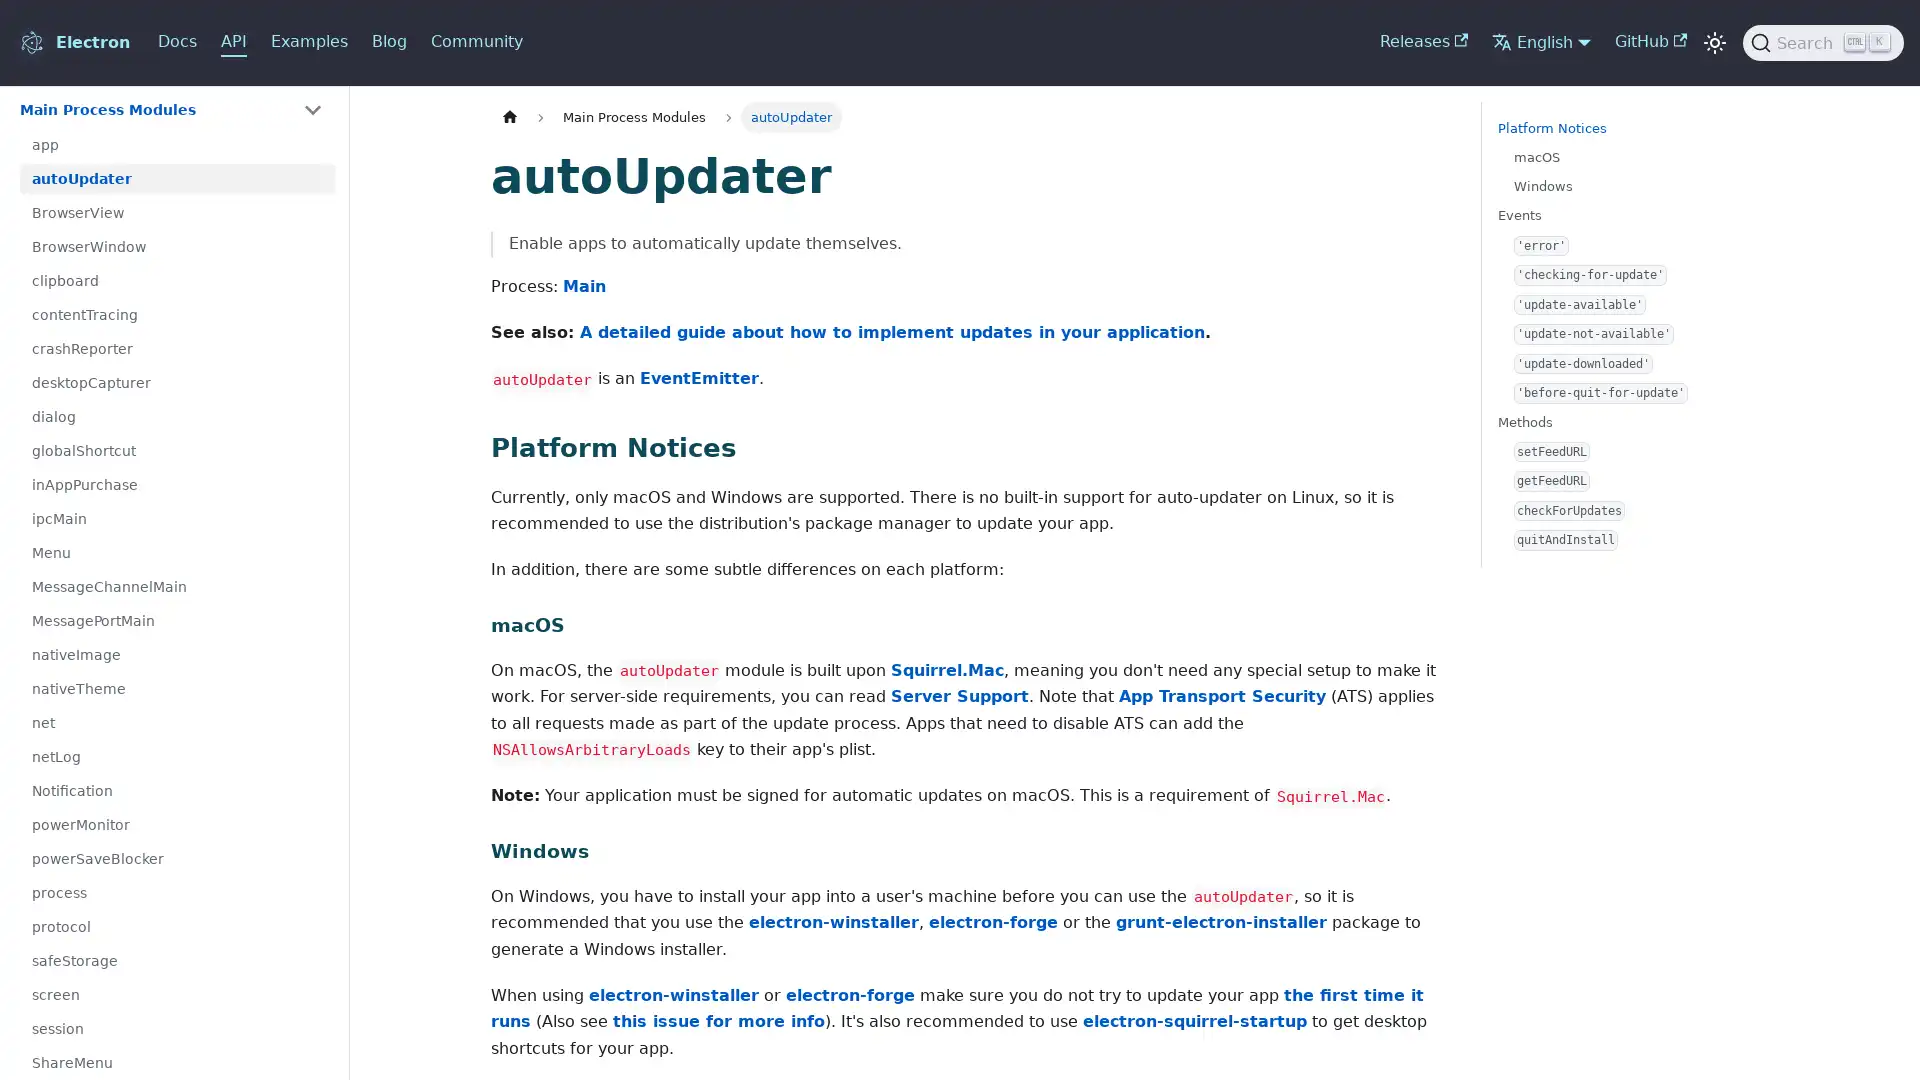 This screenshot has height=1080, width=1920. I want to click on Switch between dark and light mode (currently light mode), so click(1713, 42).